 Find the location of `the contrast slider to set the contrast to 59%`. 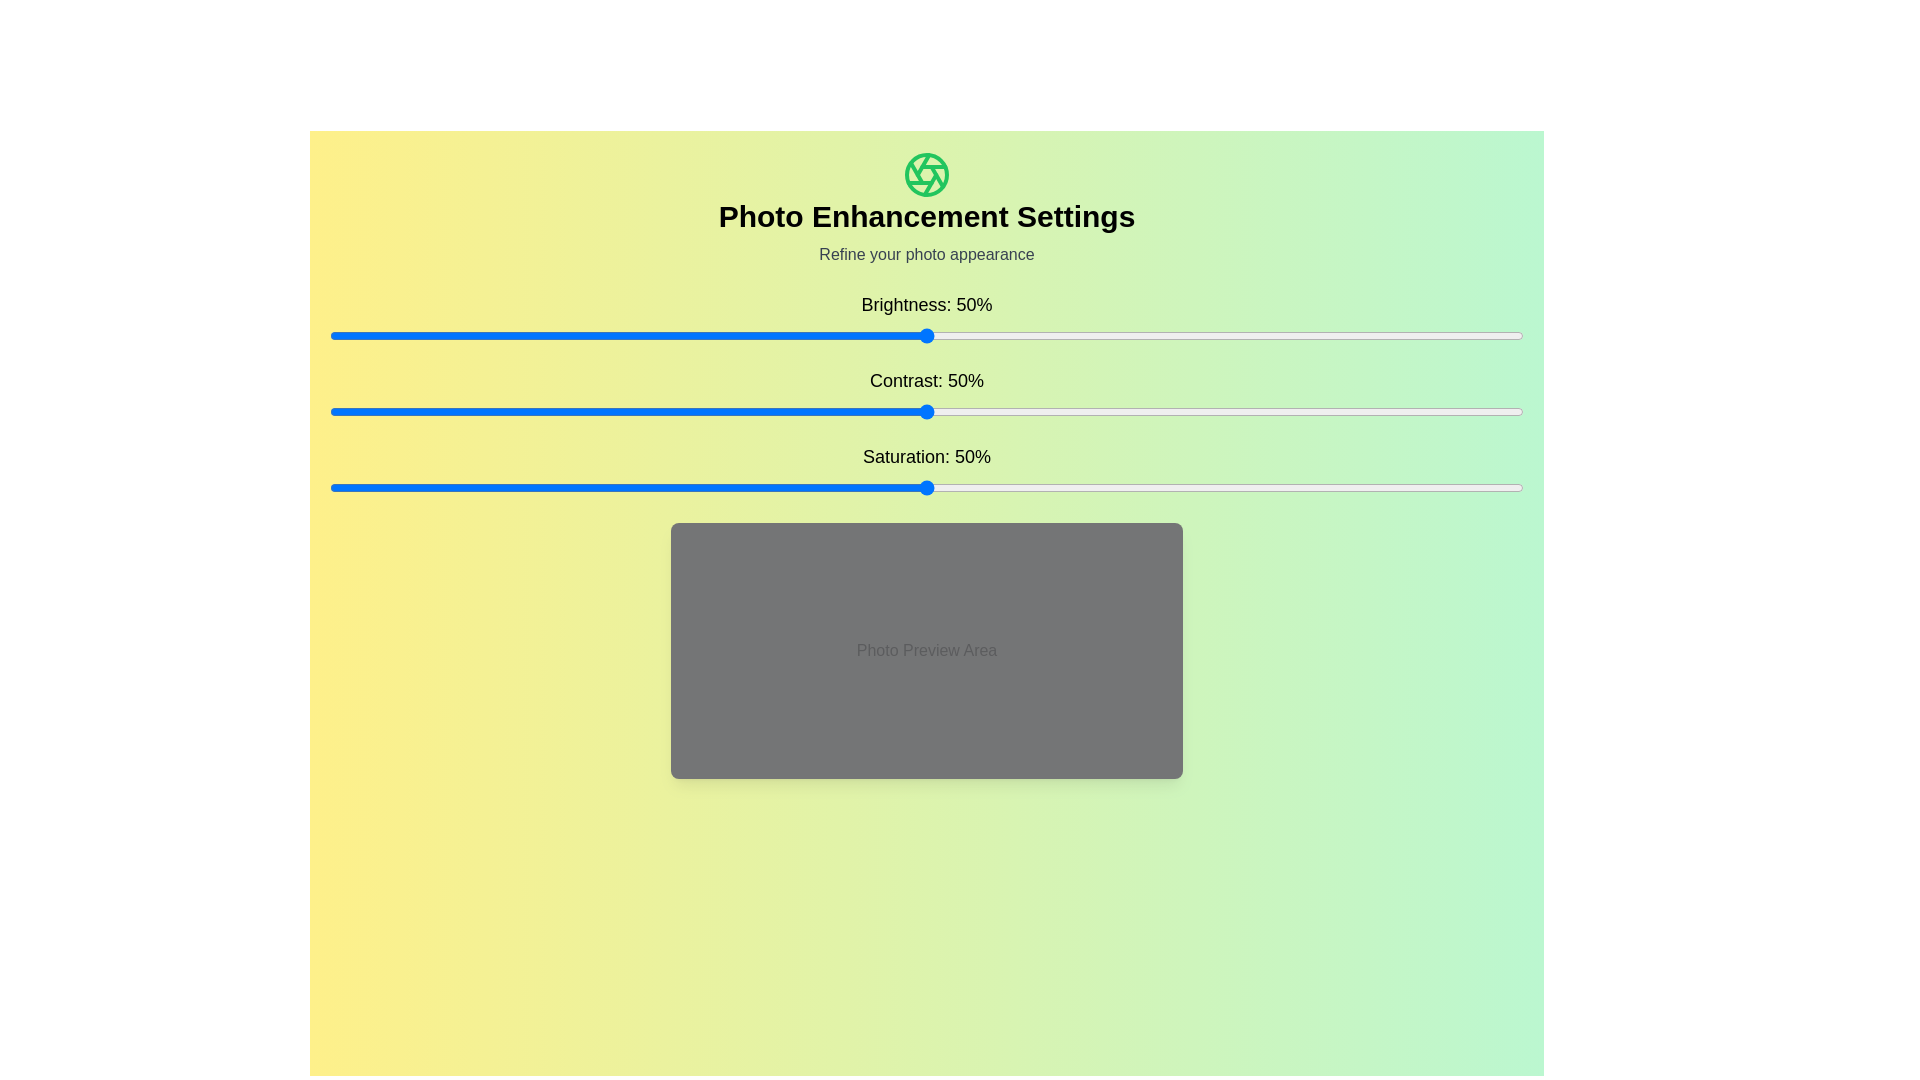

the contrast slider to set the contrast to 59% is located at coordinates (1034, 411).